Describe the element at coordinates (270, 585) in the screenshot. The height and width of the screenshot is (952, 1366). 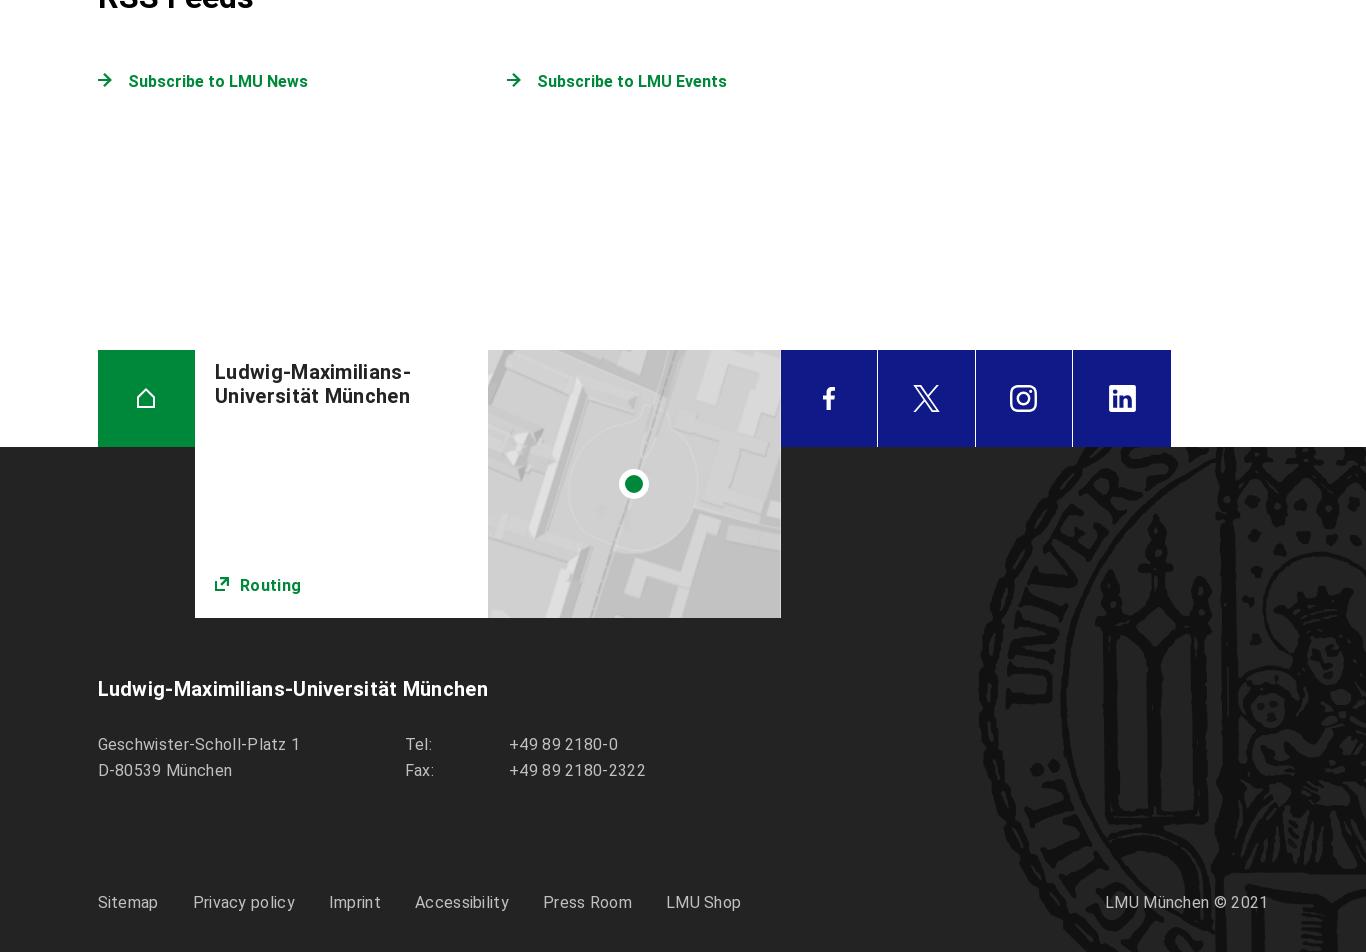
I see `'Routing'` at that location.